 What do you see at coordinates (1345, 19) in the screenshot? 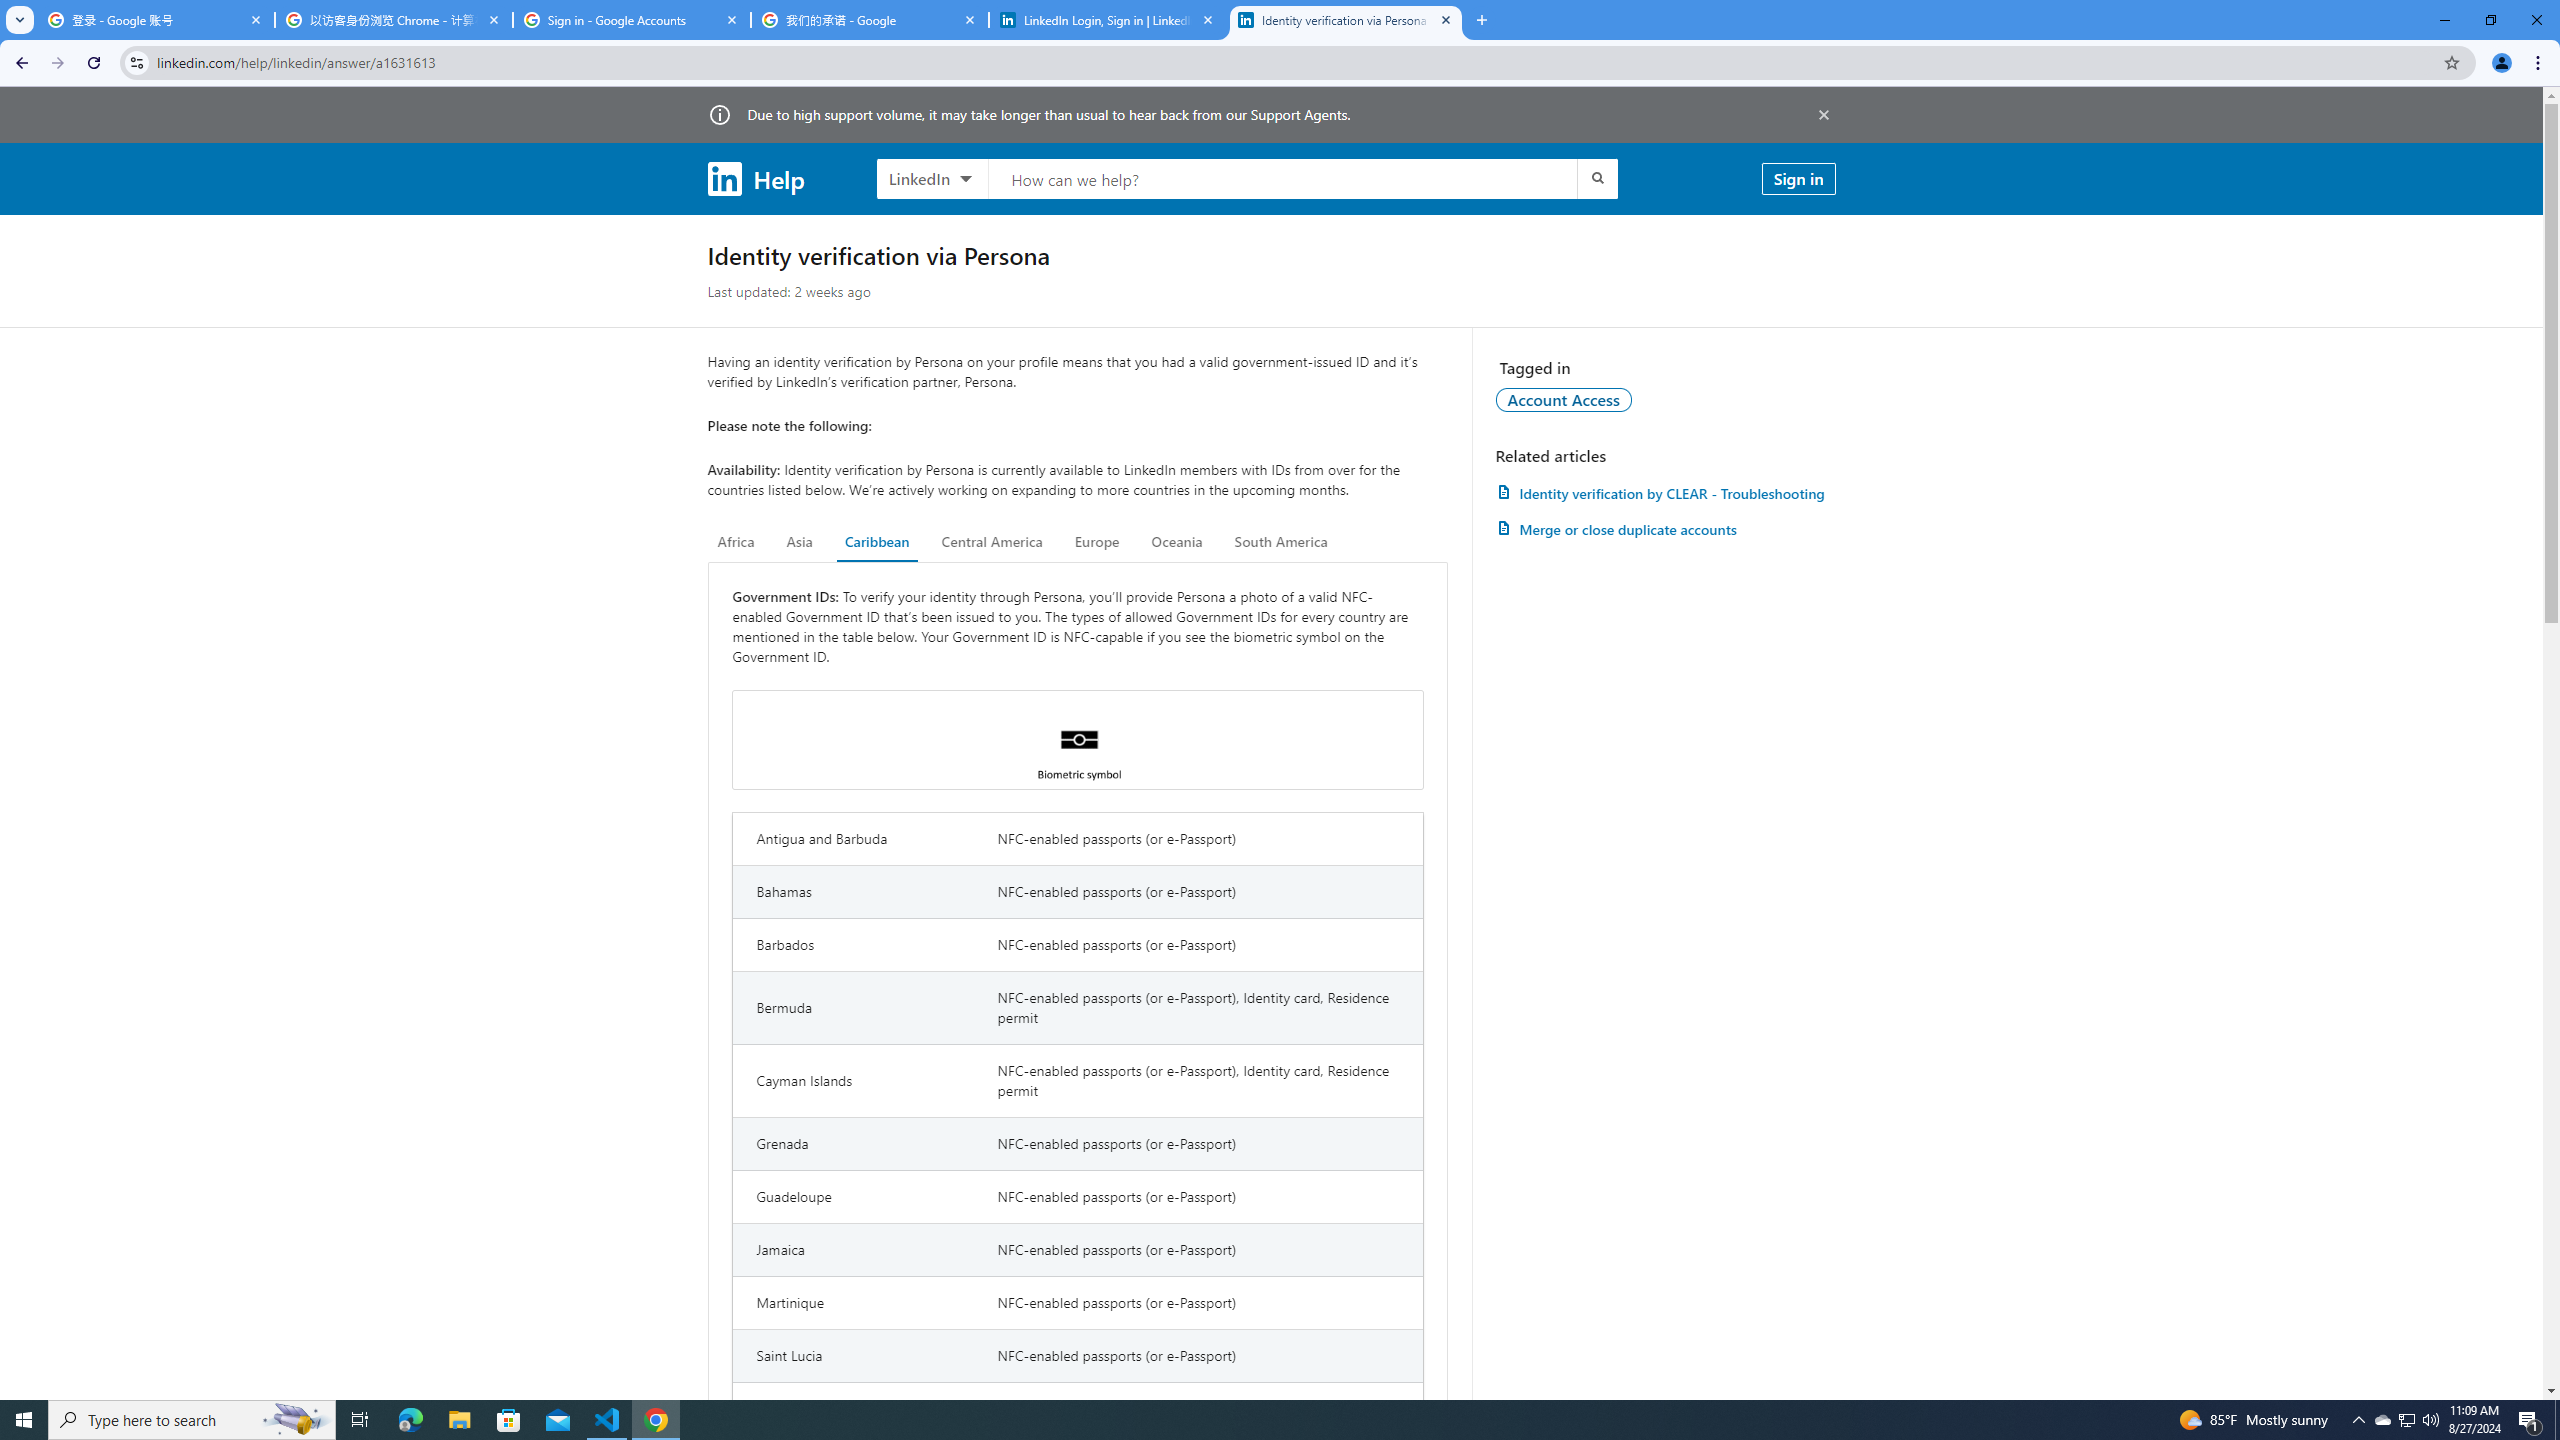
I see `'Identity verification via Persona | LinkedIn Help'` at bounding box center [1345, 19].